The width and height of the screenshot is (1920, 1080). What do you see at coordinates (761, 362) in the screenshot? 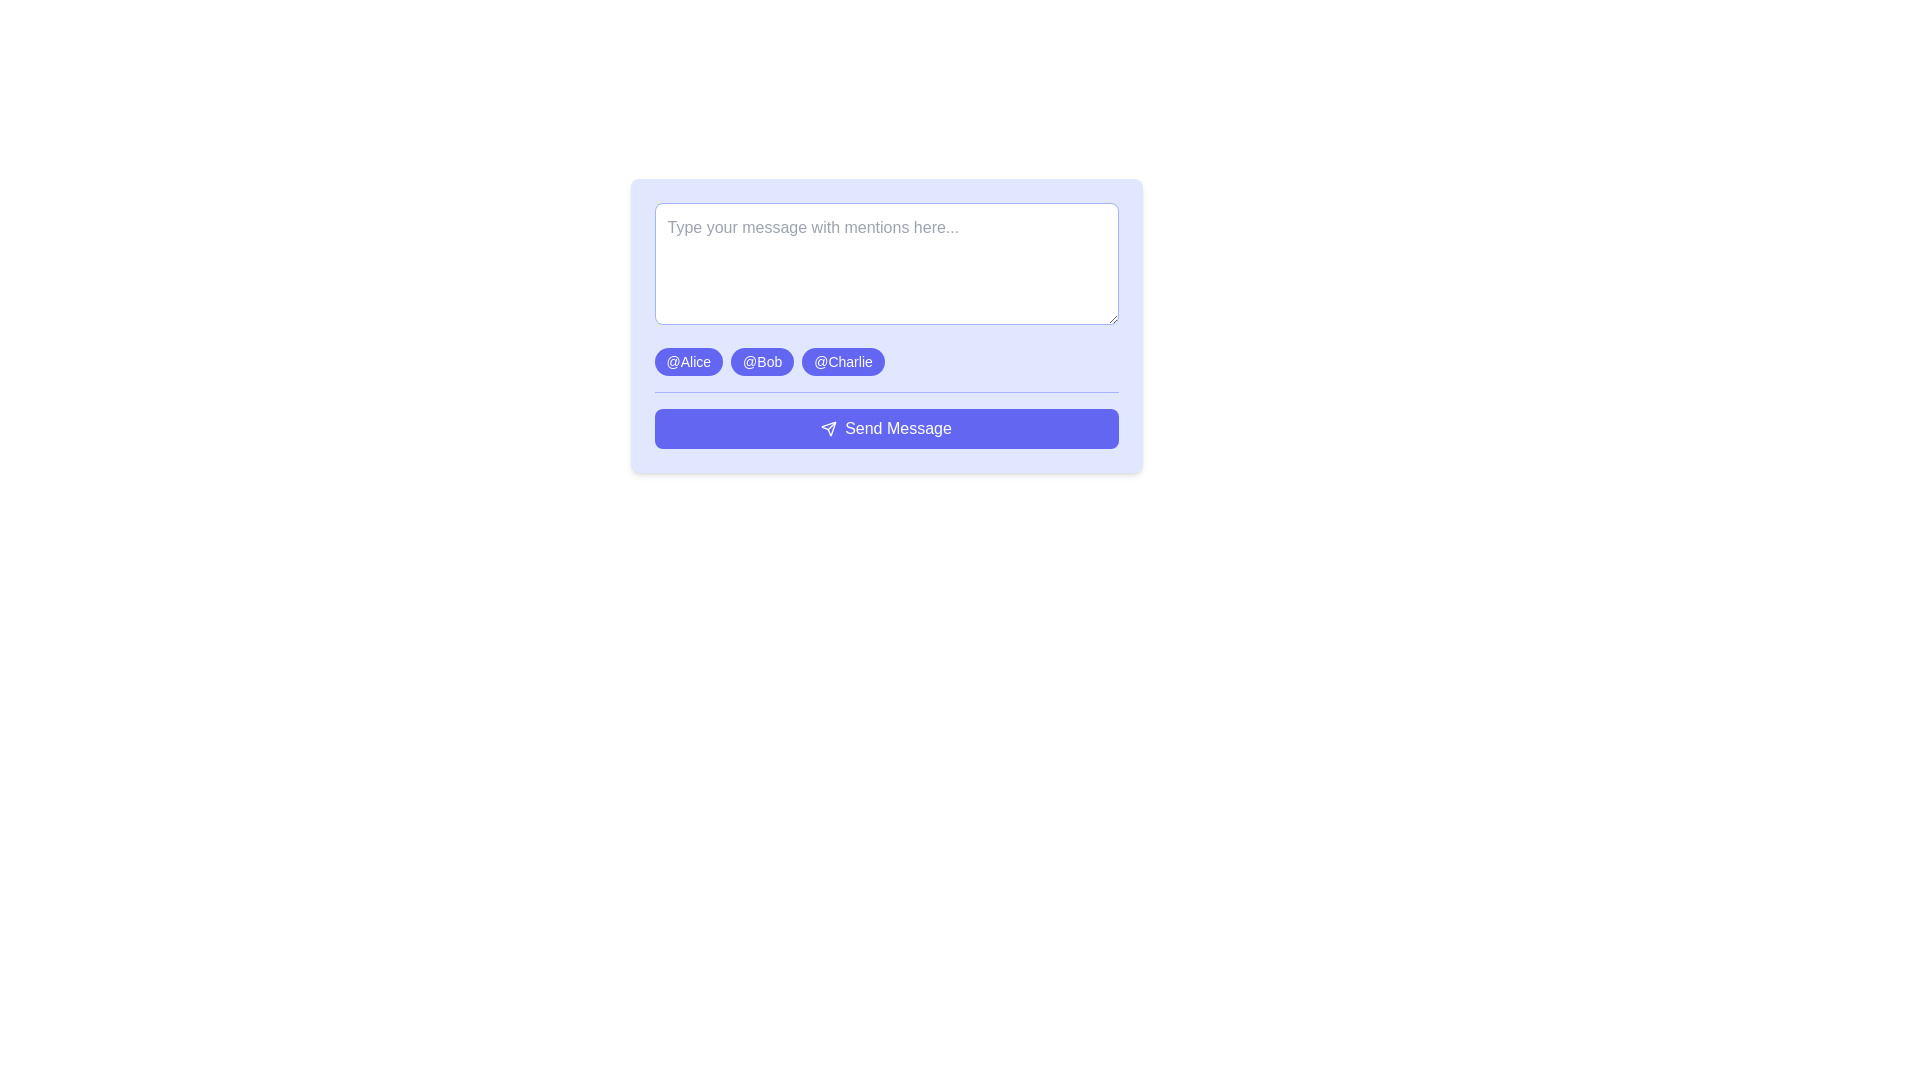
I see `the clickable badge label for 'Bob'` at bounding box center [761, 362].